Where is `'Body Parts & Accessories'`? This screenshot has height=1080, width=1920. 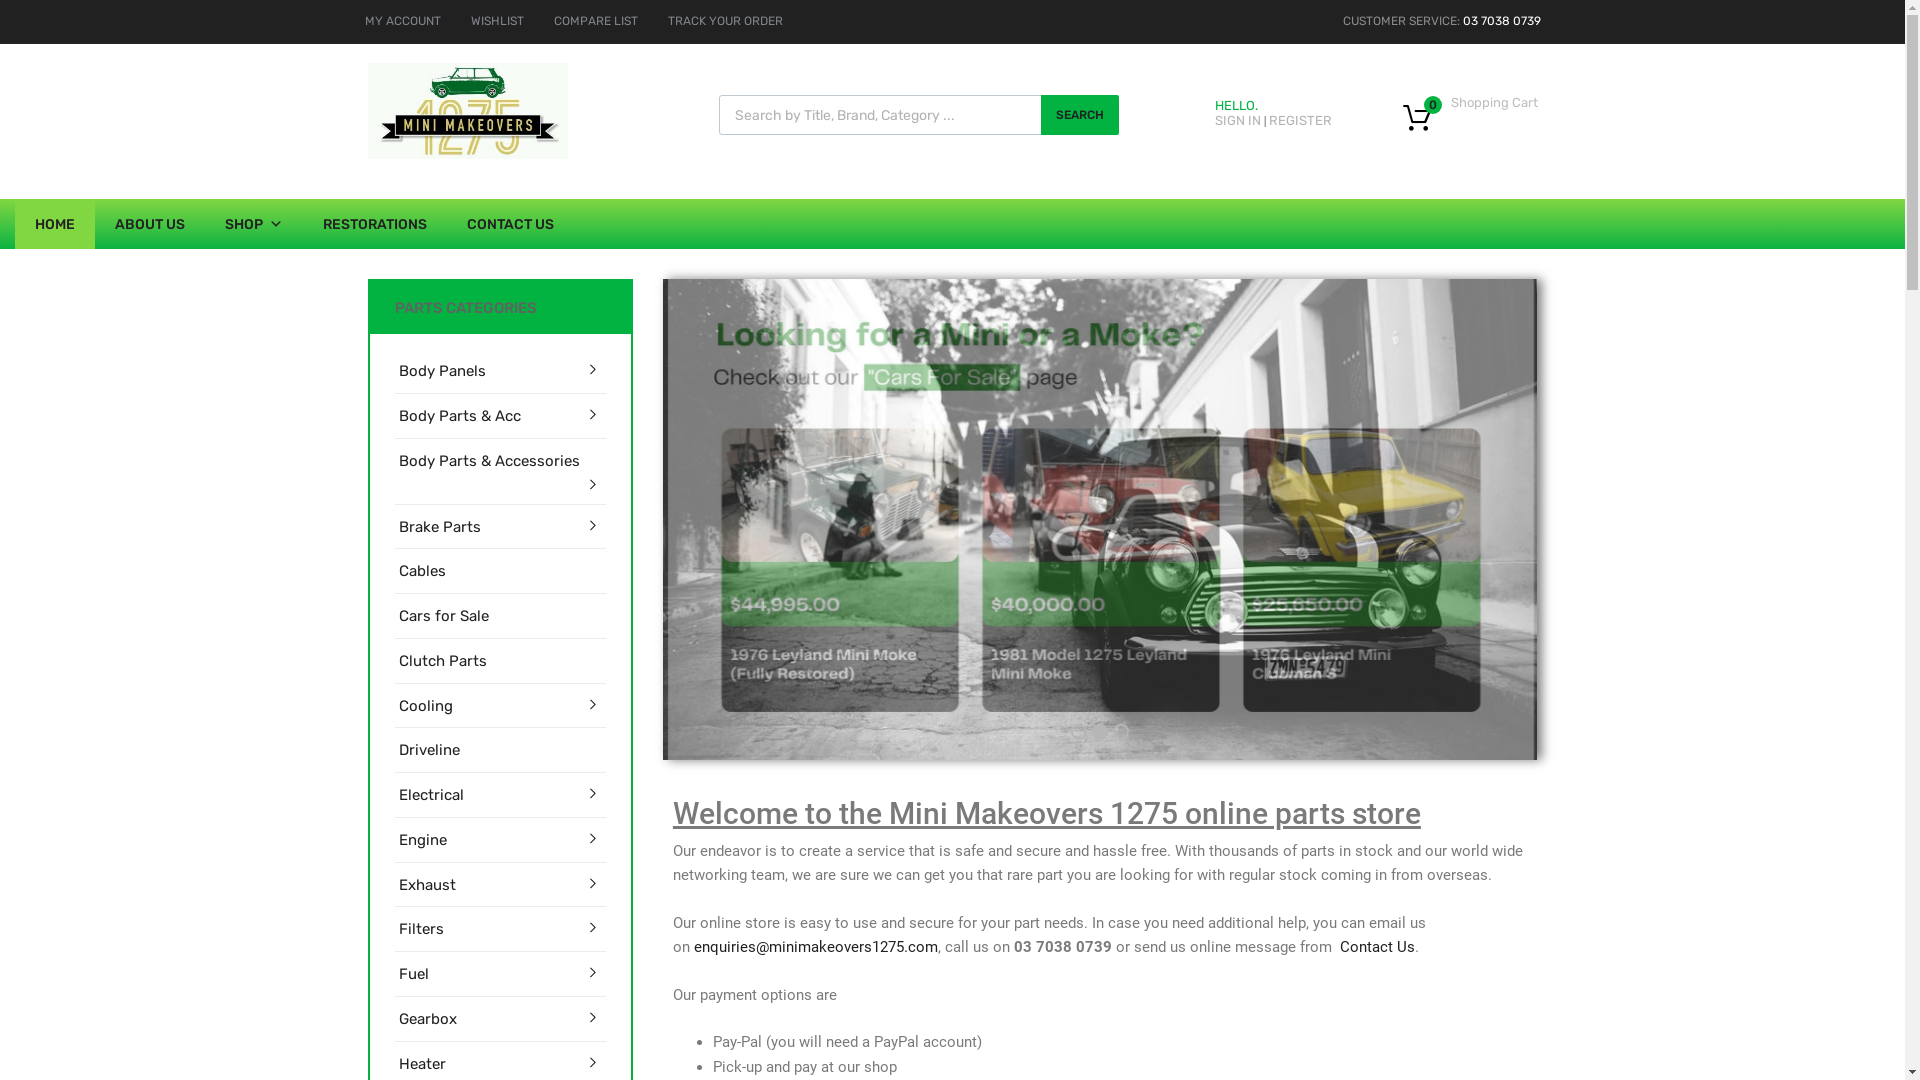
'Body Parts & Accessories' is located at coordinates (398, 461).